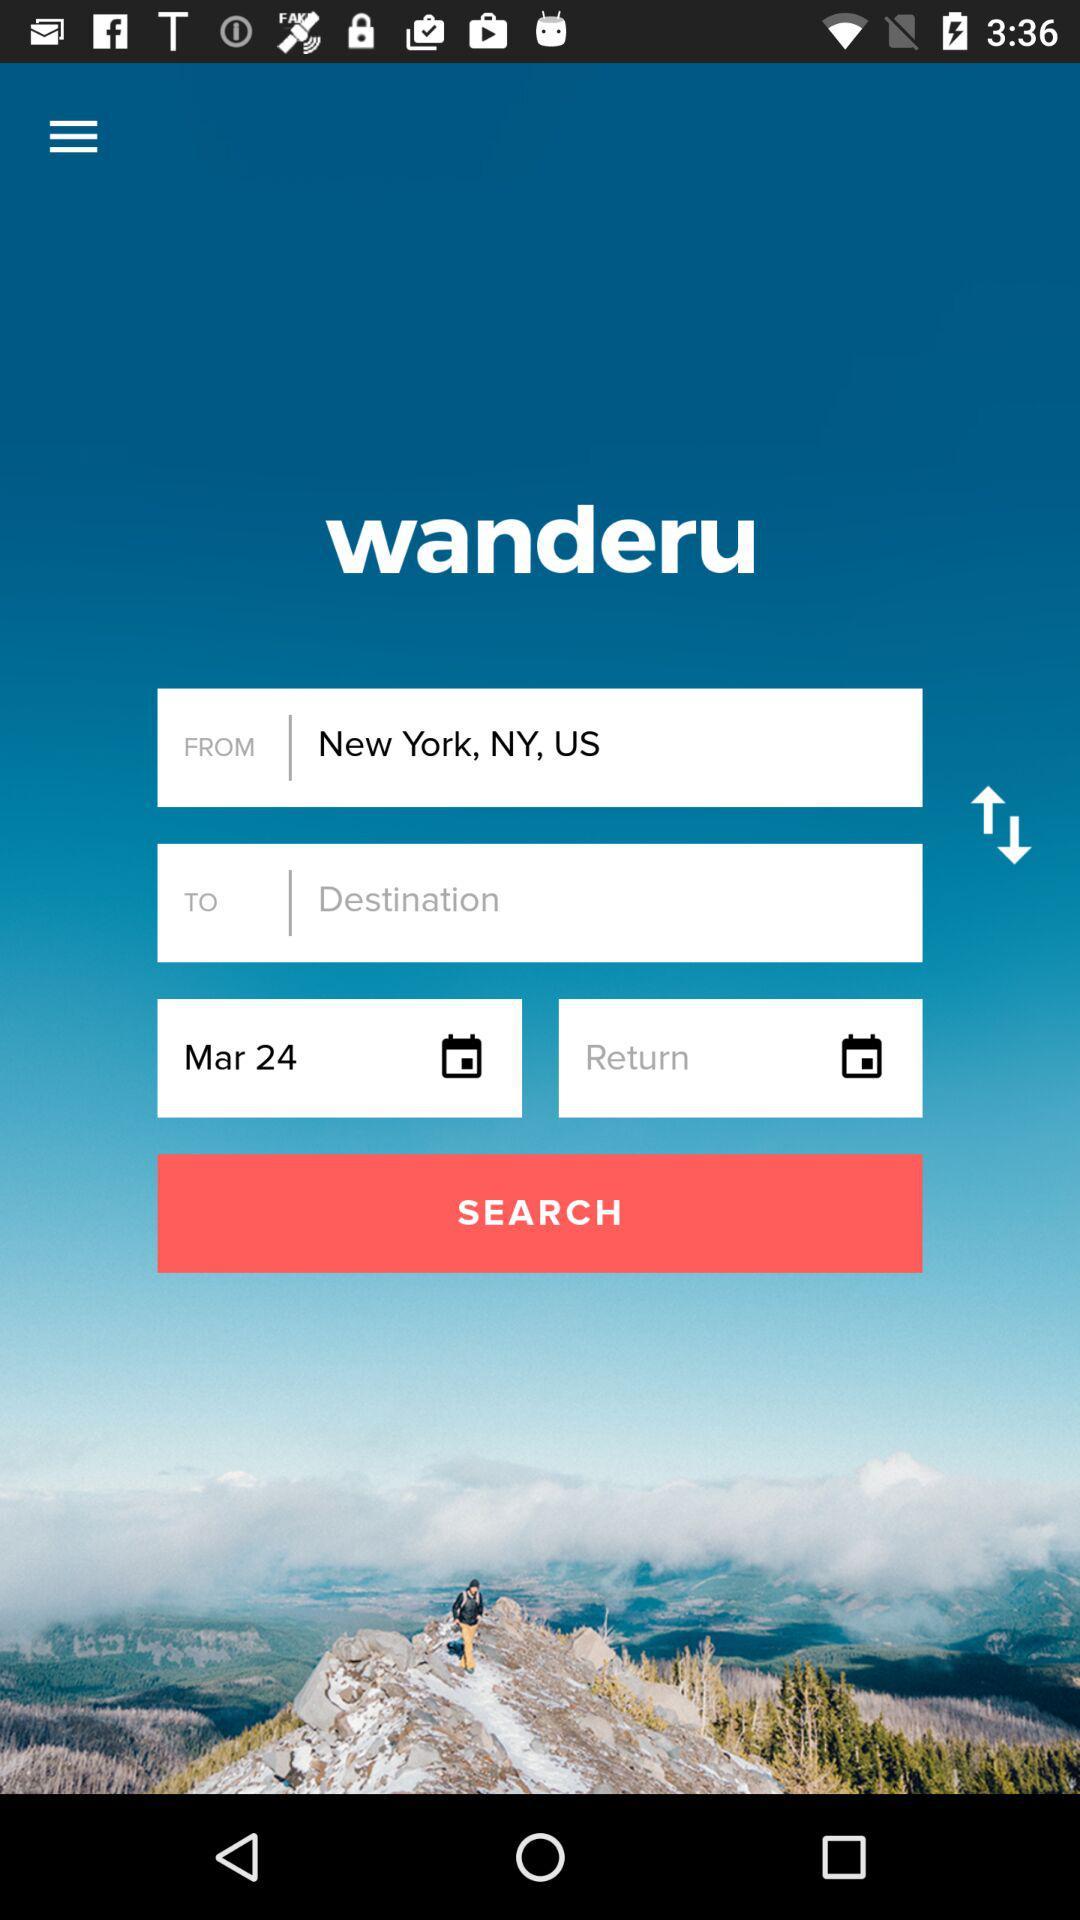 The height and width of the screenshot is (1920, 1080). What do you see at coordinates (72, 135) in the screenshot?
I see `see menu` at bounding box center [72, 135].